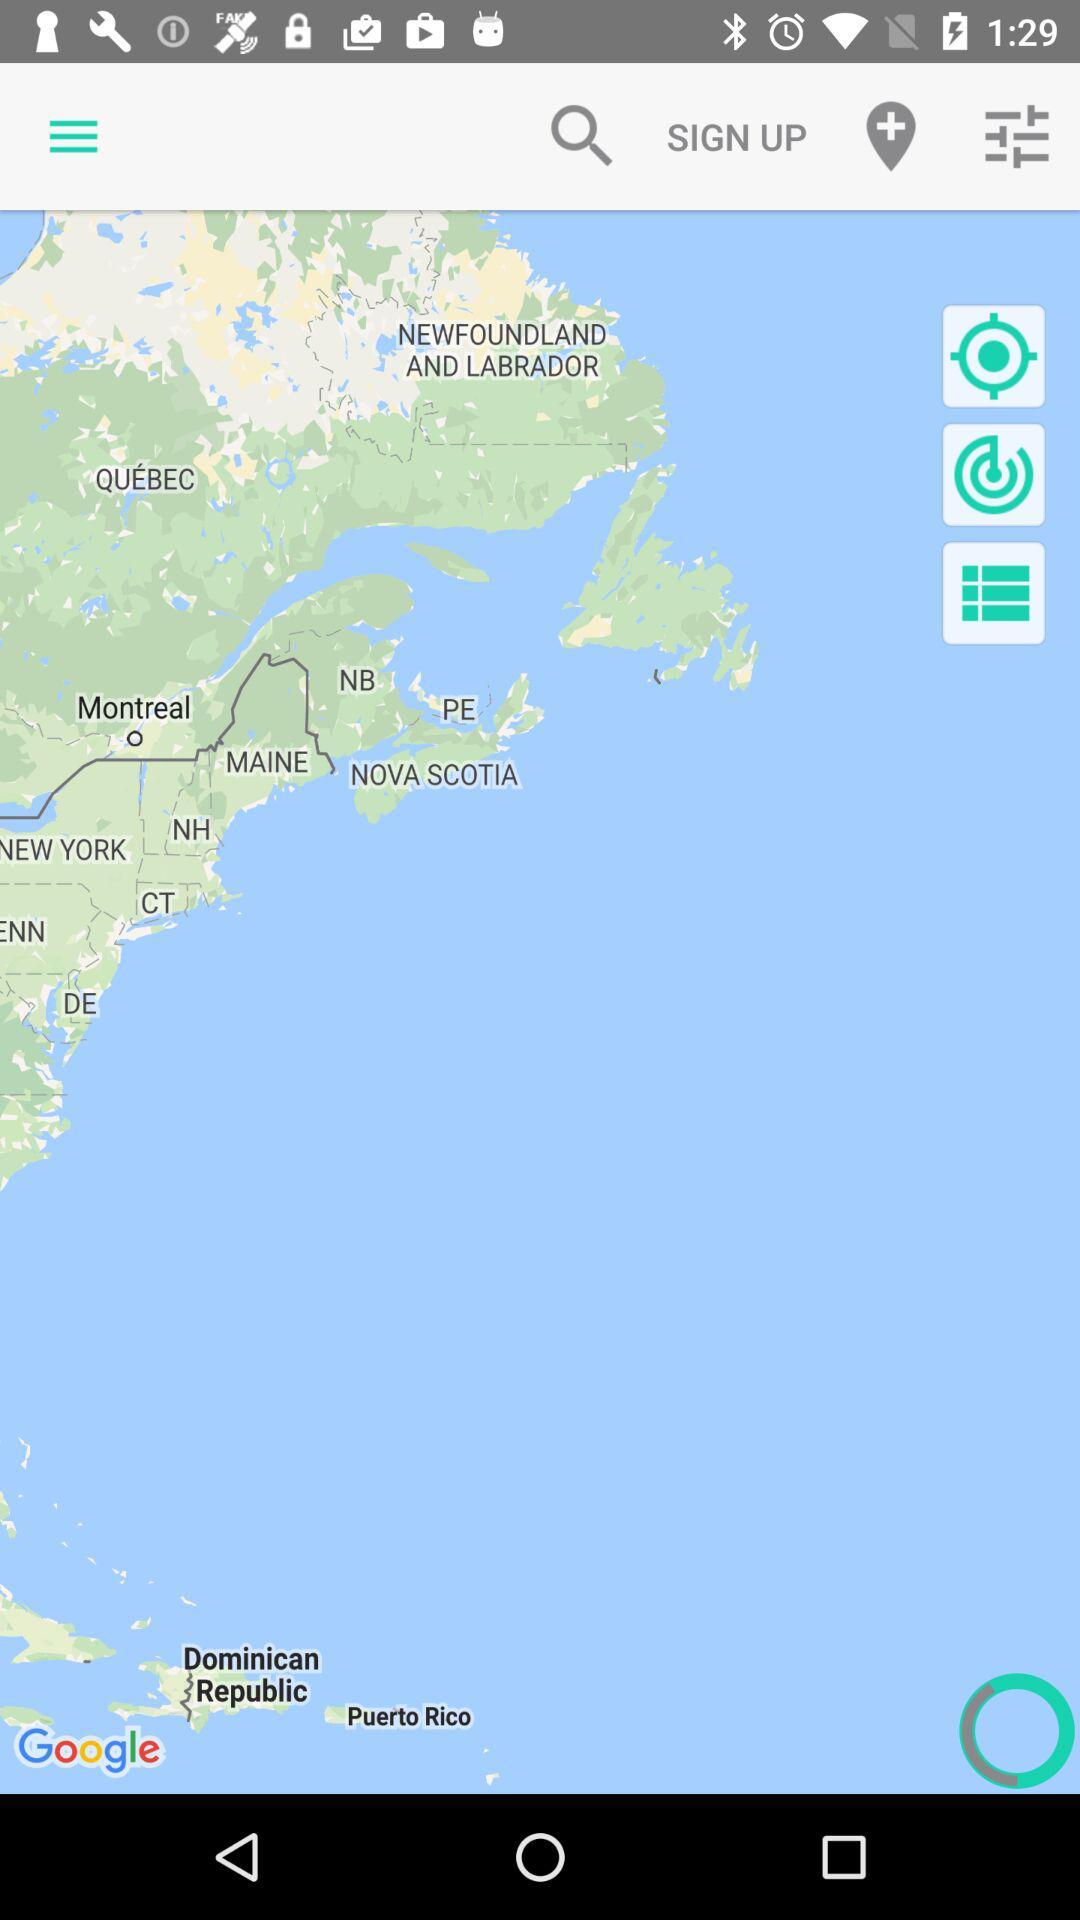  Describe the element at coordinates (890, 135) in the screenshot. I see `the item to the right of the sign up item` at that location.